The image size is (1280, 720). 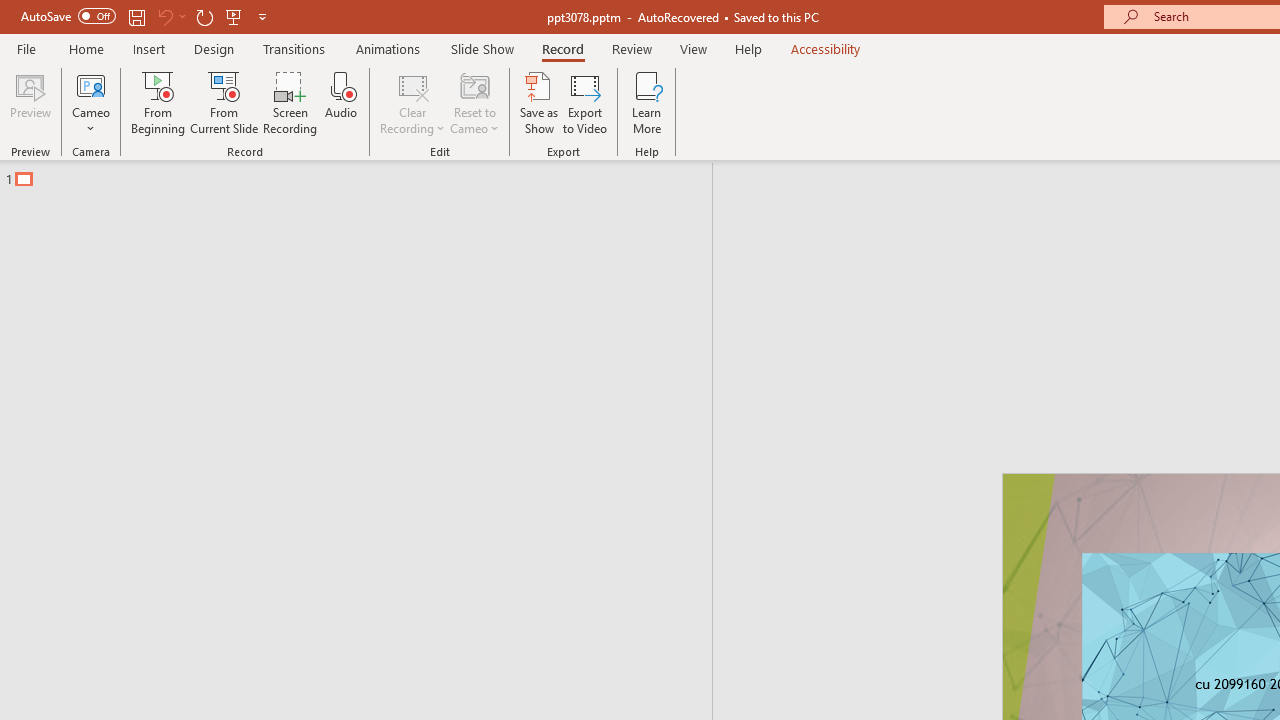 I want to click on 'Learn More', so click(x=647, y=103).